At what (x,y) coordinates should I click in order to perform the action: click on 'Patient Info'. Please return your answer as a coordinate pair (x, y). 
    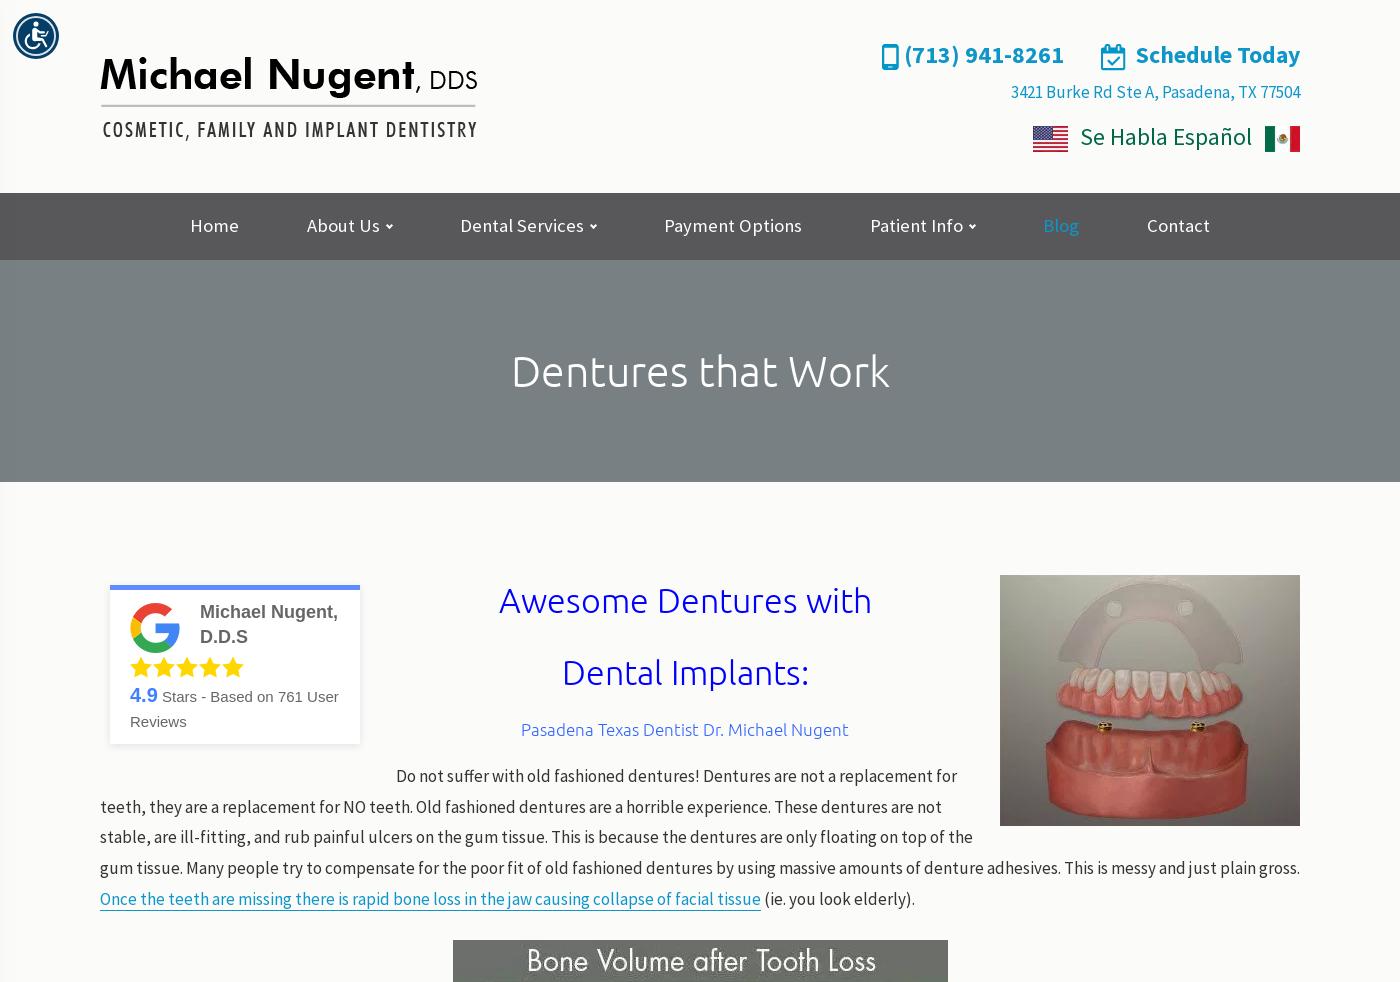
    Looking at the image, I should click on (868, 224).